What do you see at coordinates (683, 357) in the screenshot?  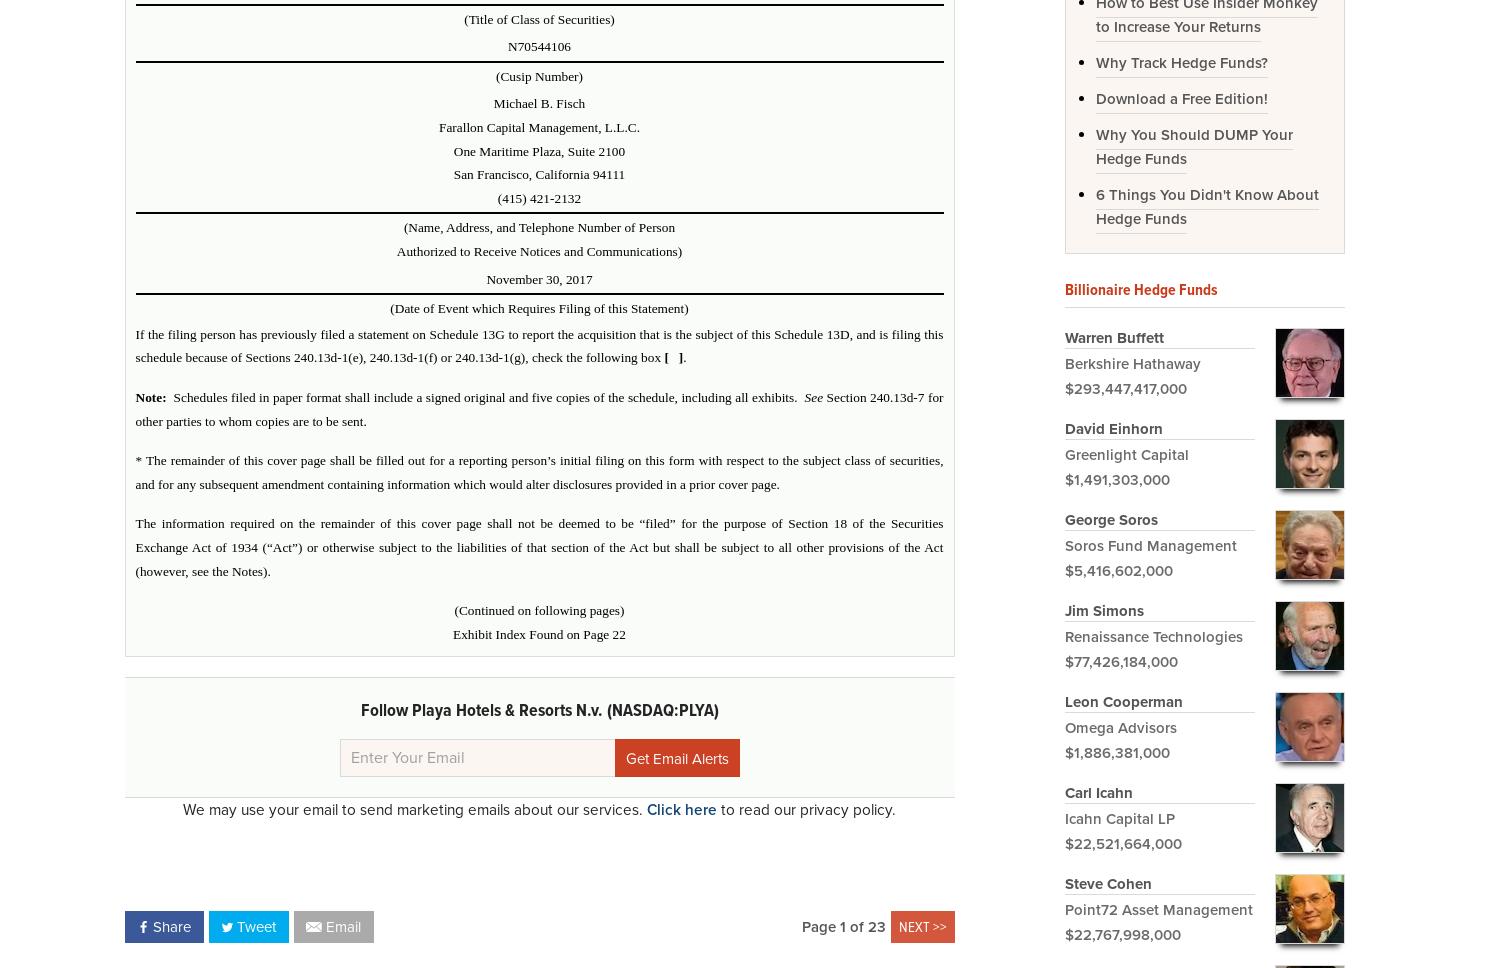 I see `'.'` at bounding box center [683, 357].